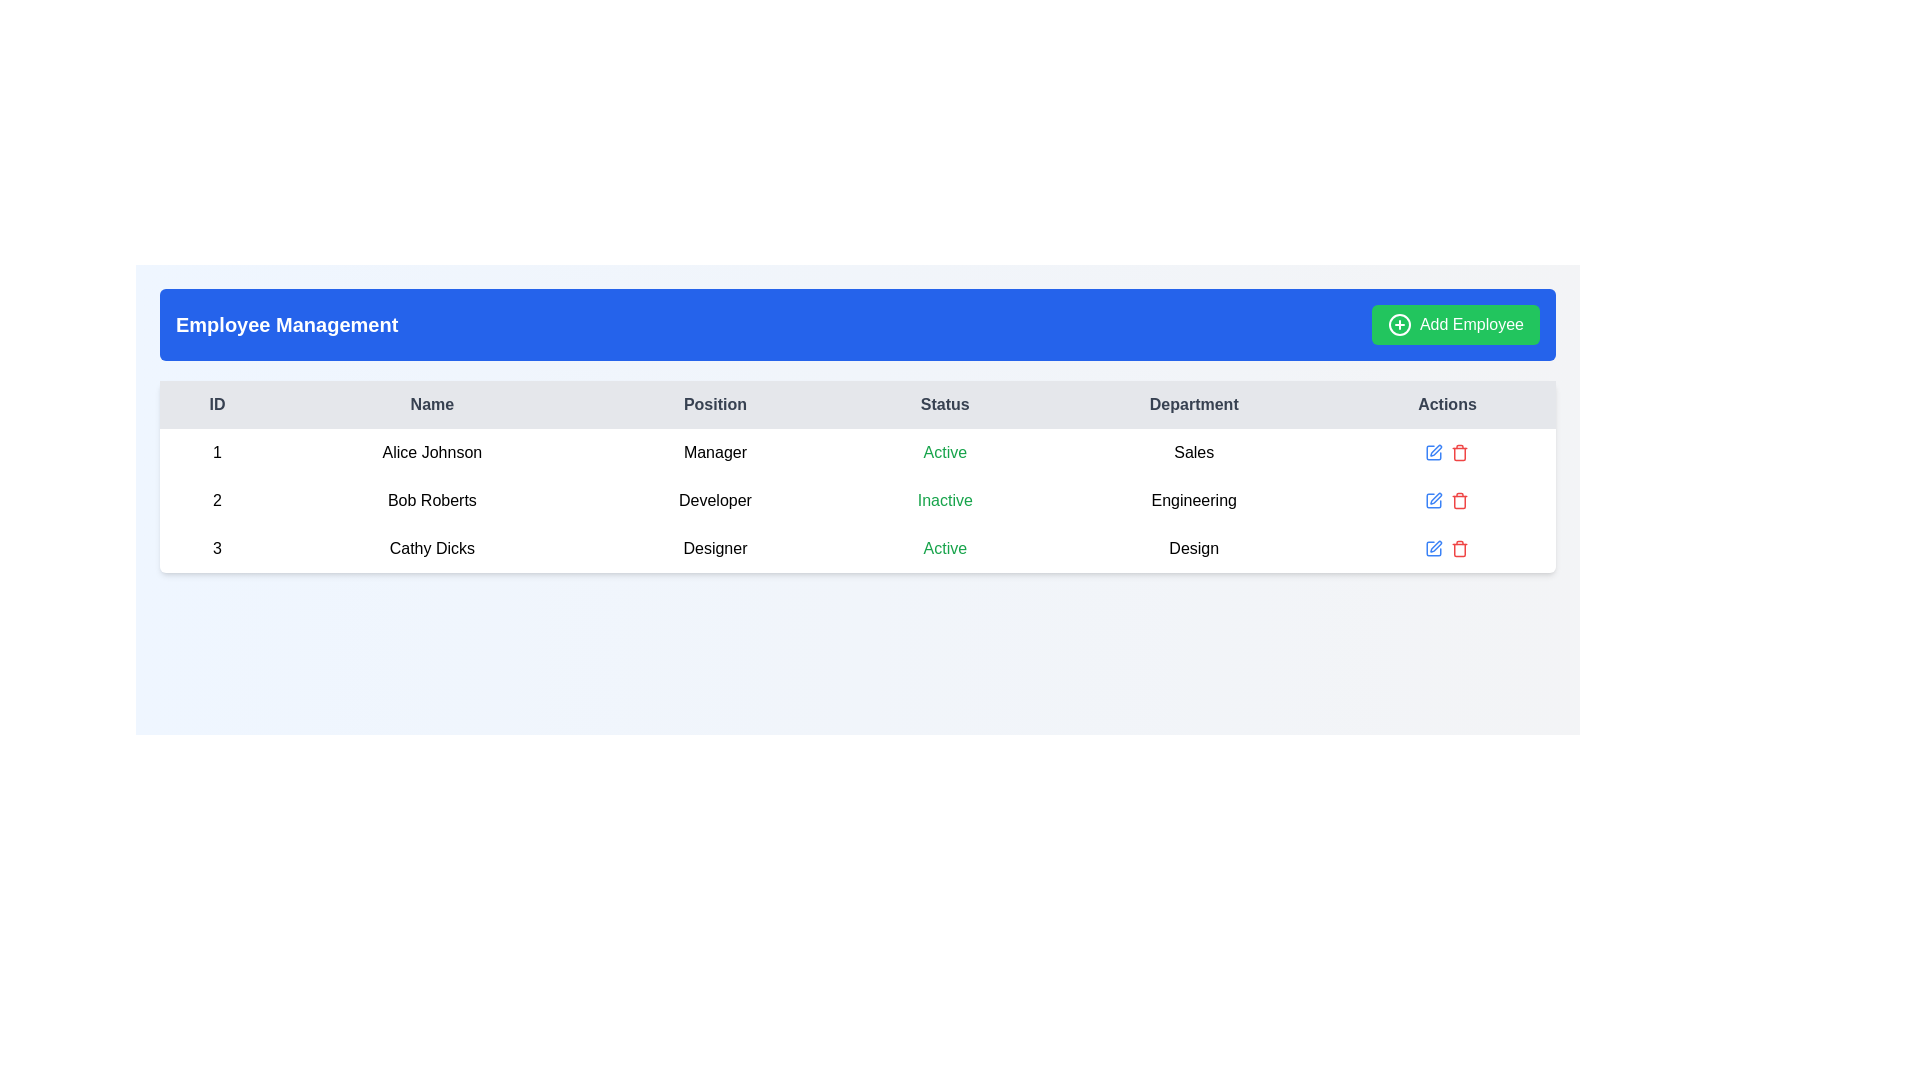  I want to click on the text label element displaying the number '2' in the 'ID' column of the Employee Management table, which is aligned with Bob Roberts' row, so click(217, 500).